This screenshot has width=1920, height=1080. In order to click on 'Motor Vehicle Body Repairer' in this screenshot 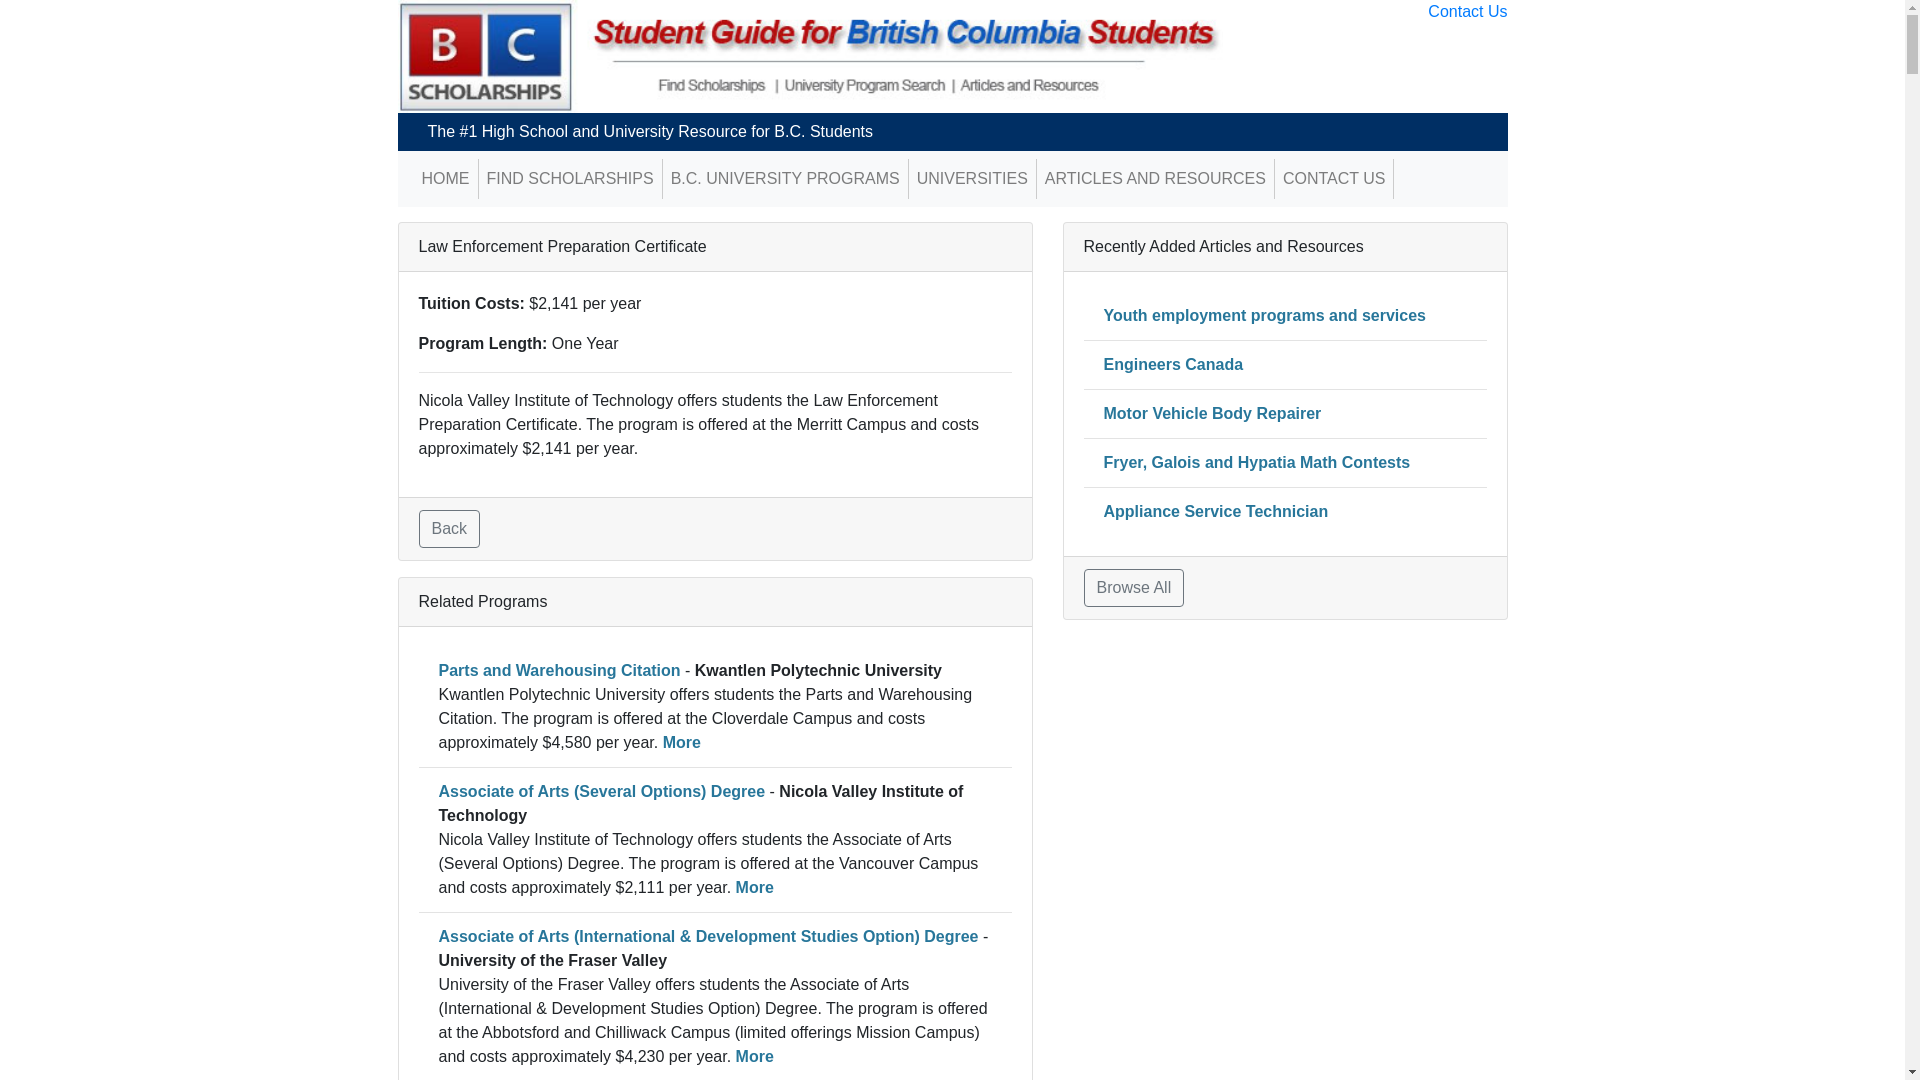, I will do `click(1212, 412)`.